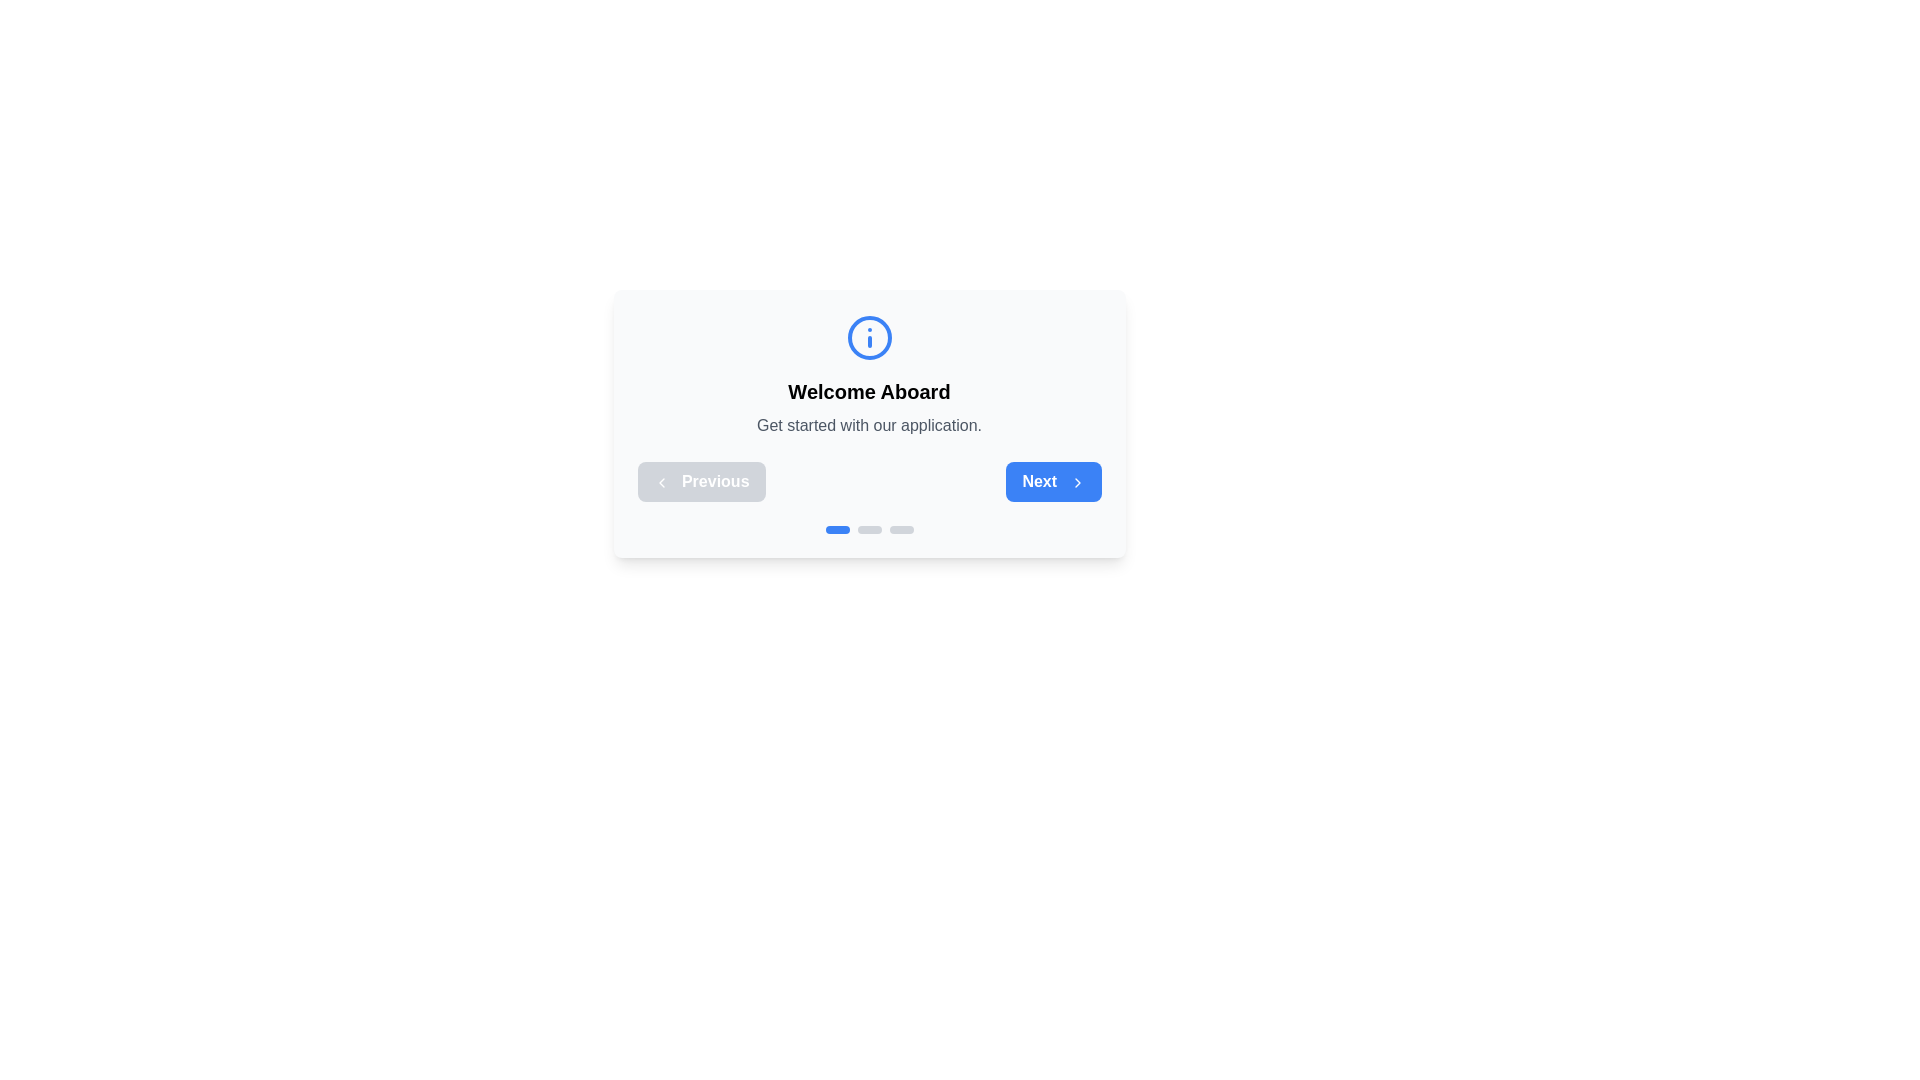 The height and width of the screenshot is (1080, 1920). What do you see at coordinates (900, 528) in the screenshot?
I see `the third navigation indicator element in the group of three shapes at the bottom center of the modal, which visually represents a step or status point` at bounding box center [900, 528].